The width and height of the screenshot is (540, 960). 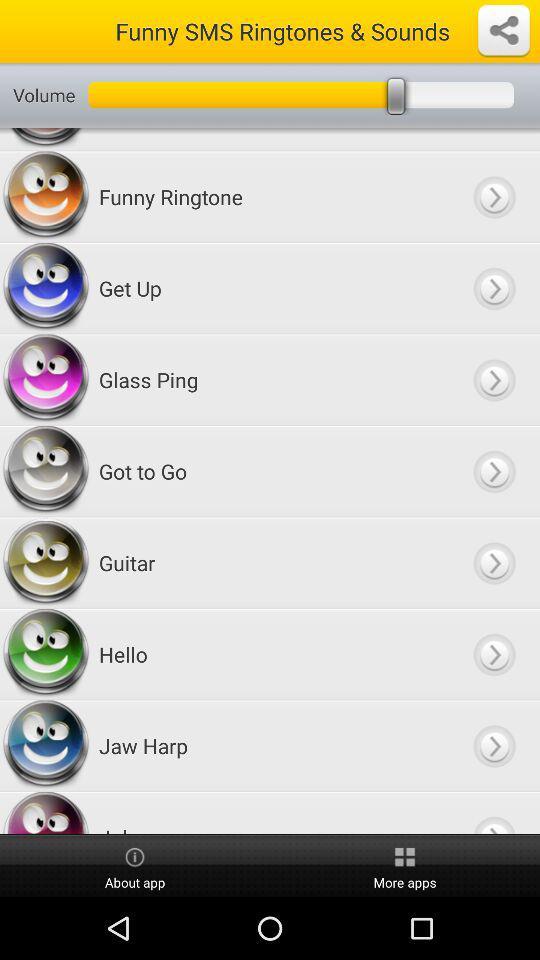 I want to click on go next option, so click(x=493, y=471).